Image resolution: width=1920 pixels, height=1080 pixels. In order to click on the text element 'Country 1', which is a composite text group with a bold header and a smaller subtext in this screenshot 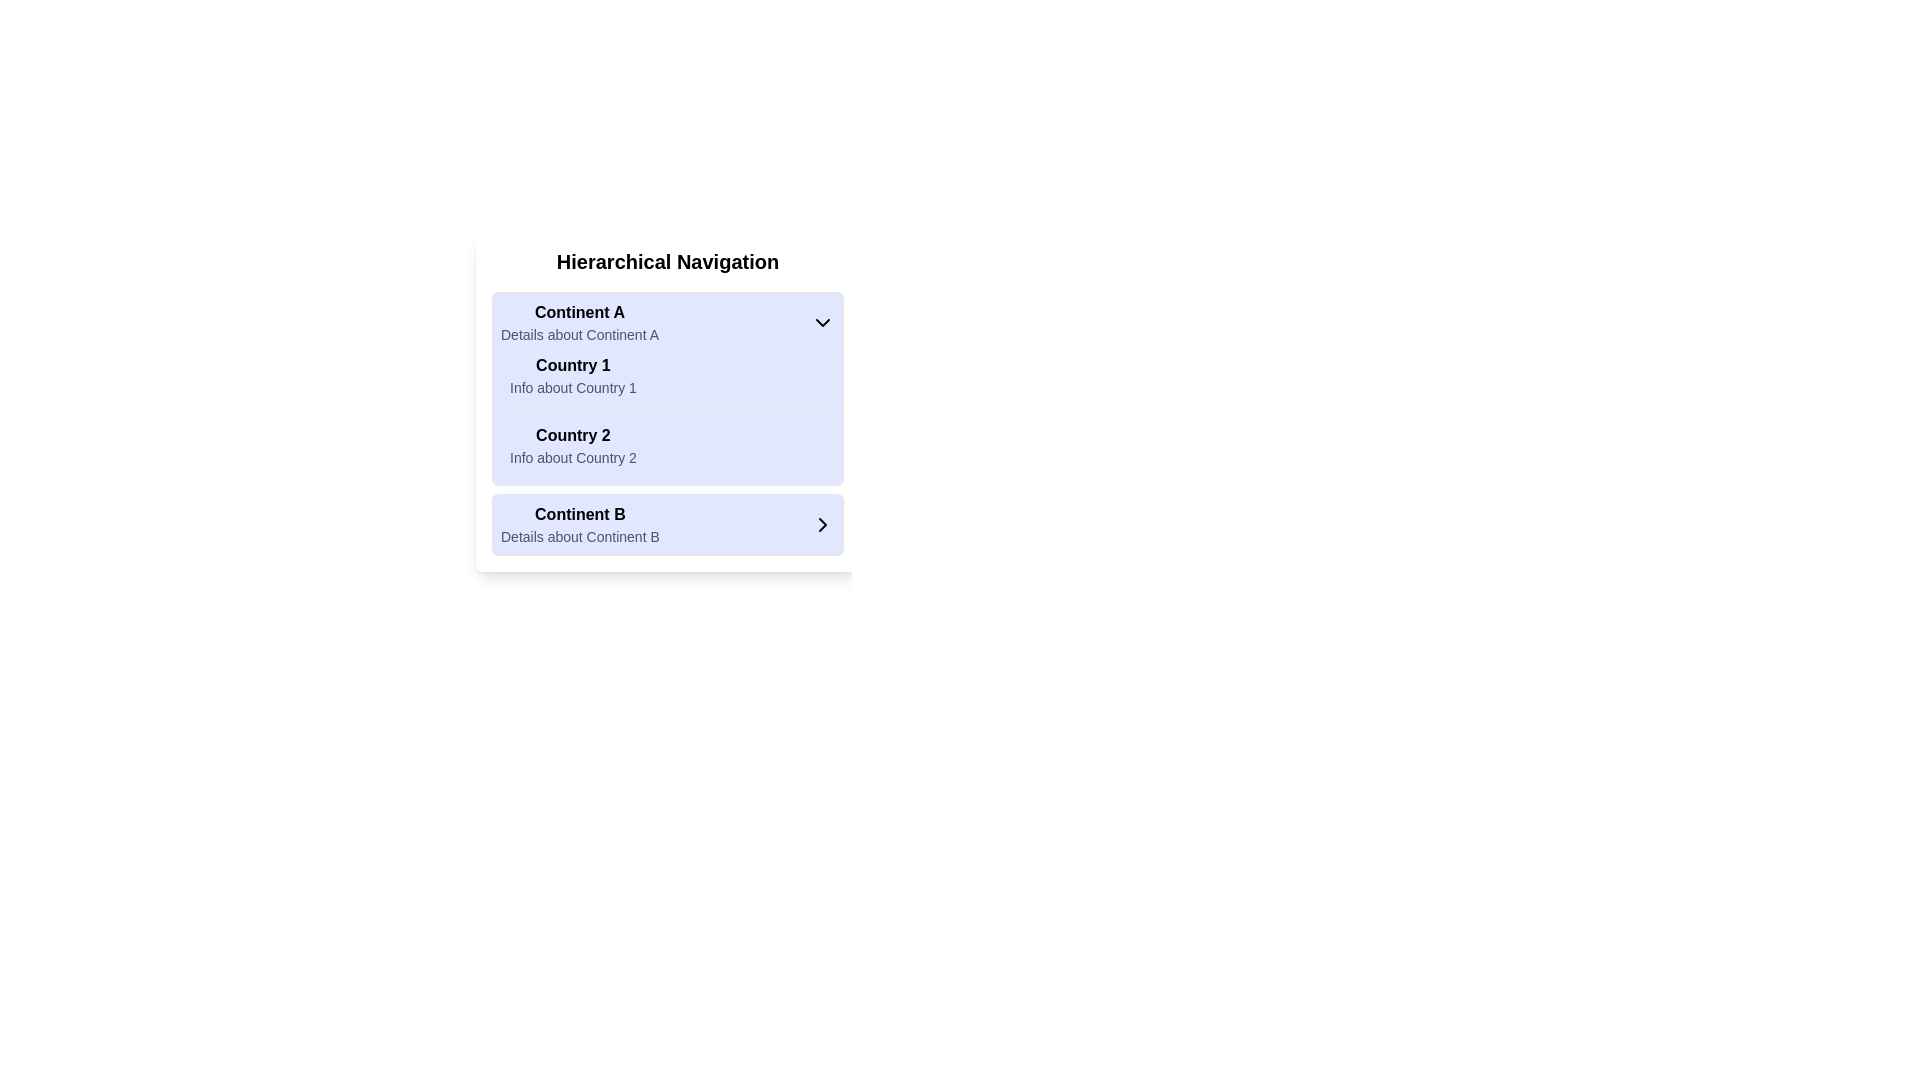, I will do `click(572, 375)`.